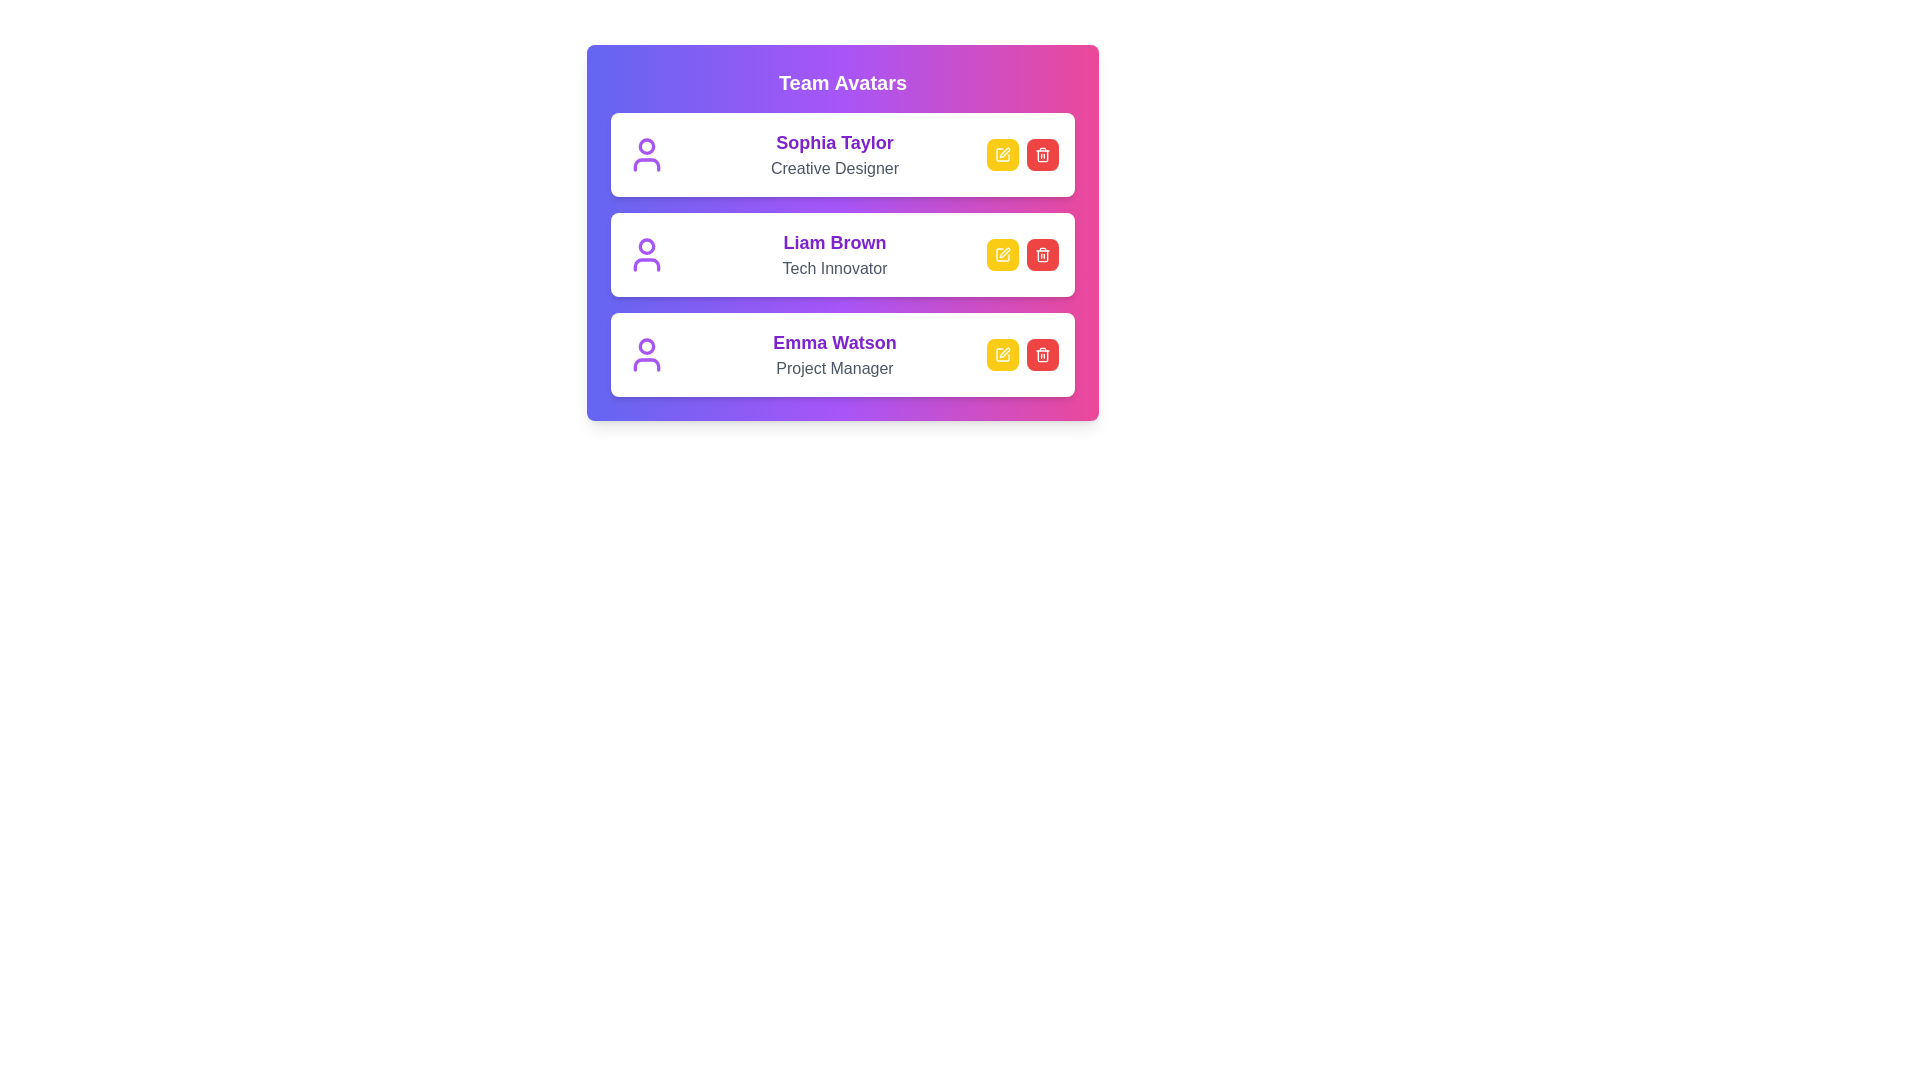 This screenshot has height=1080, width=1920. Describe the element at coordinates (1004, 252) in the screenshot. I see `the pen icon located in the top-right corner of the entry labeled 'Sophia Taylor'` at that location.